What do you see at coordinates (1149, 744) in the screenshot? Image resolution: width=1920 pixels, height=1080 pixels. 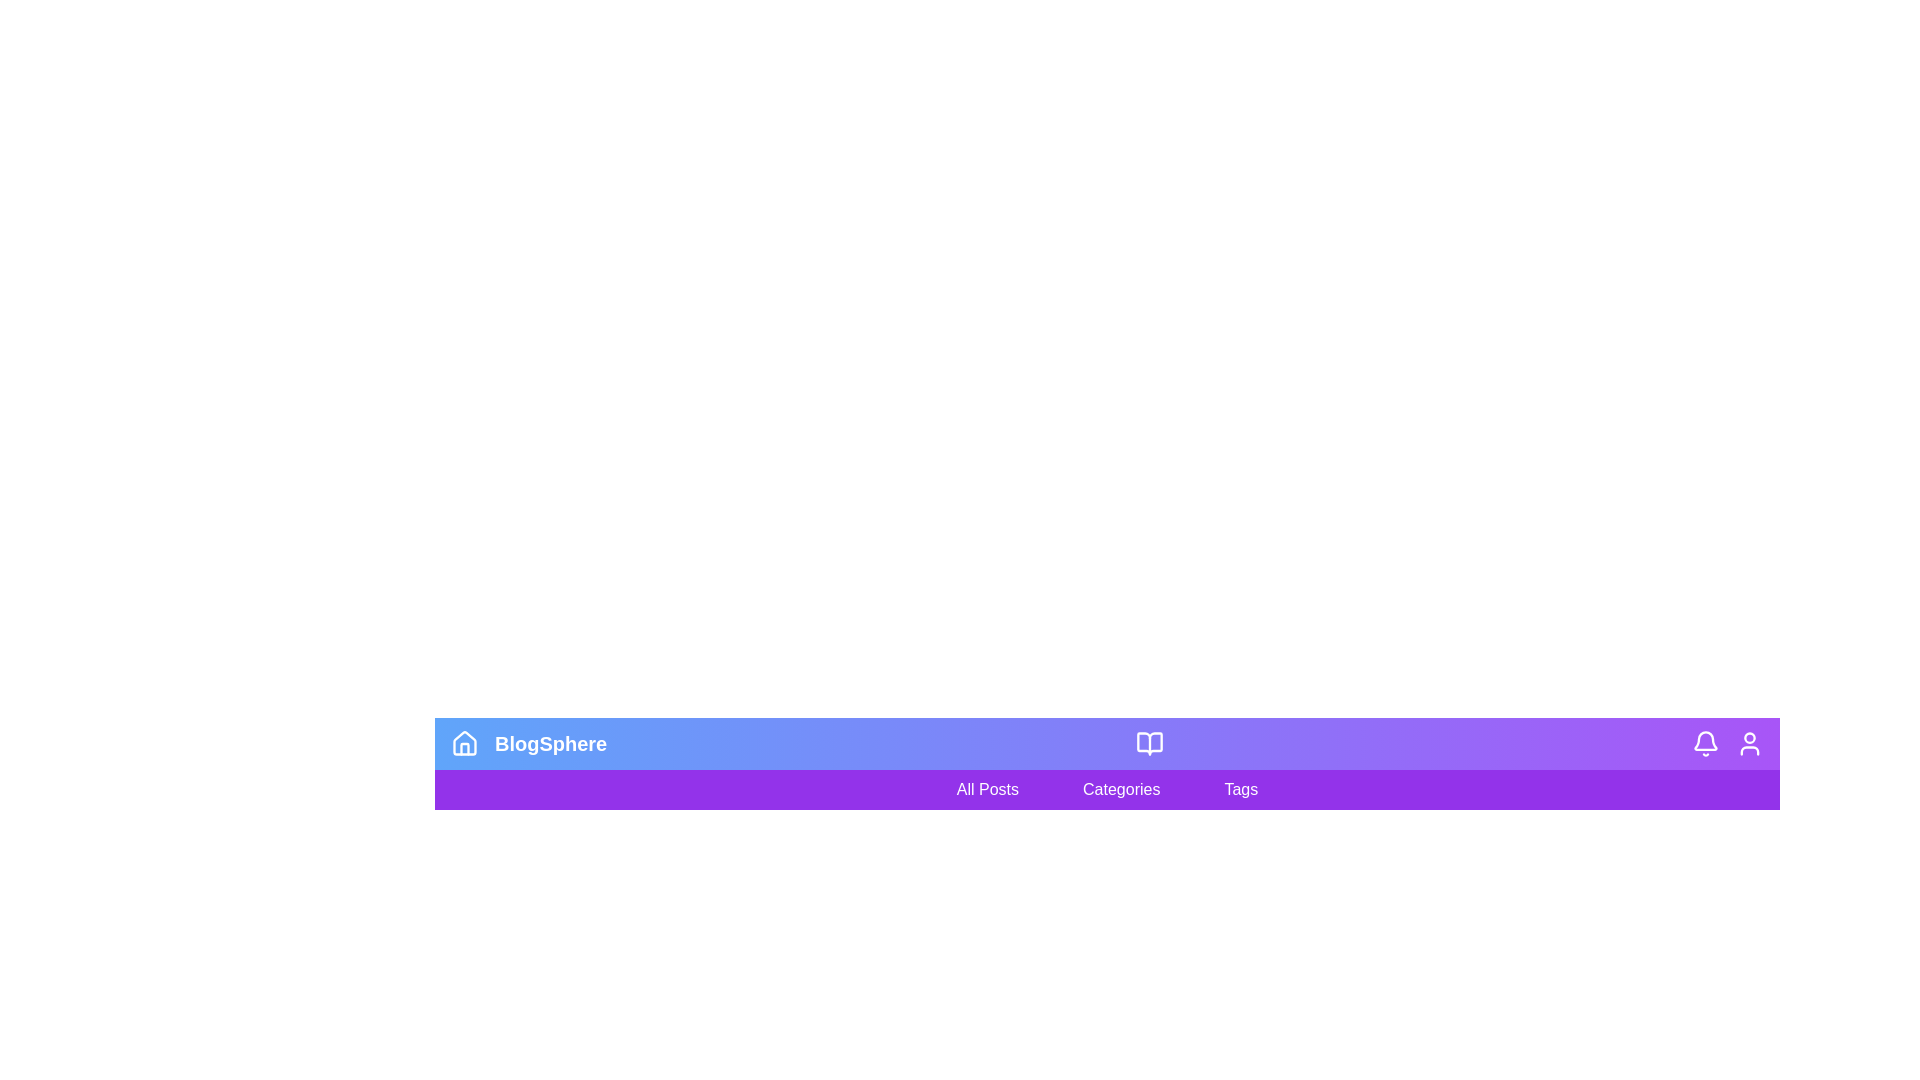 I see `the 'Book' icon to toggle the search bar` at bounding box center [1149, 744].